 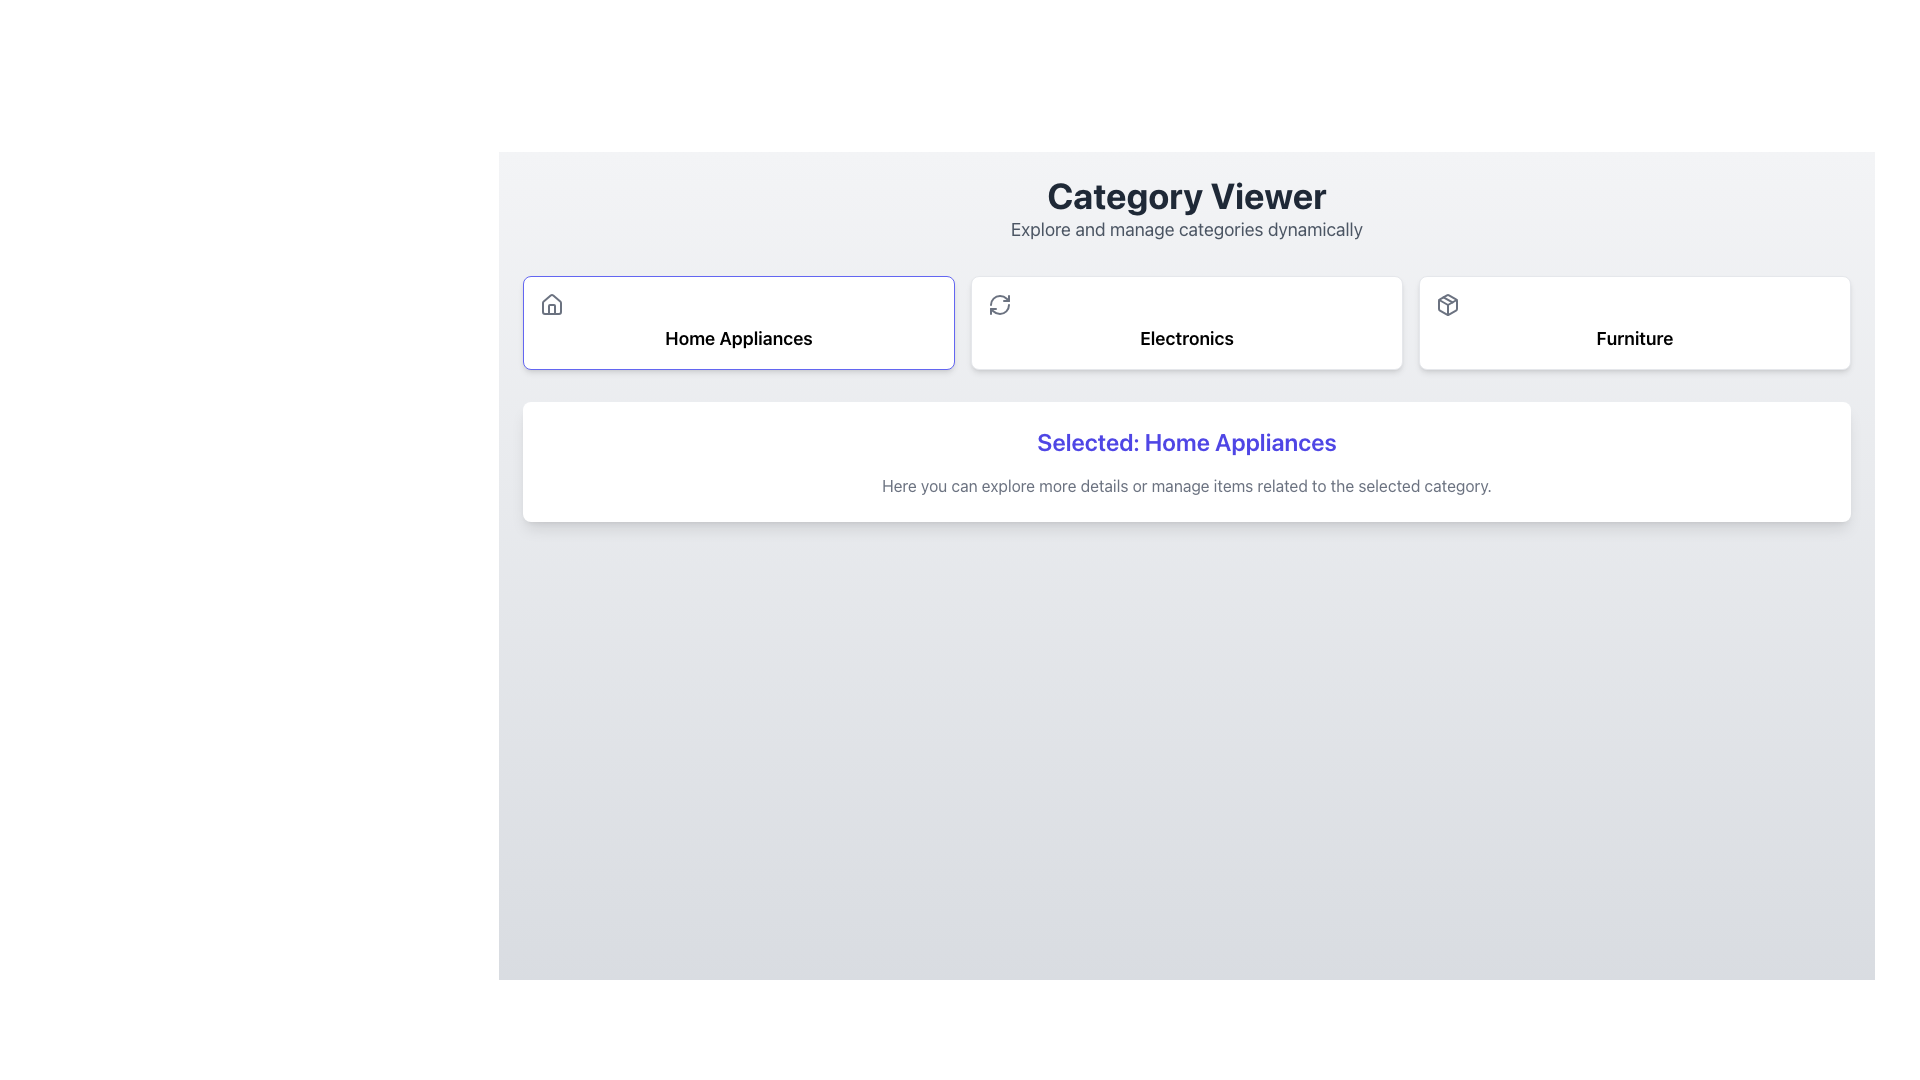 What do you see at coordinates (738, 338) in the screenshot?
I see `displayed text 'Home Appliances' from the Static Text Component located in the top left corner of the interface, within its card-like section` at bounding box center [738, 338].